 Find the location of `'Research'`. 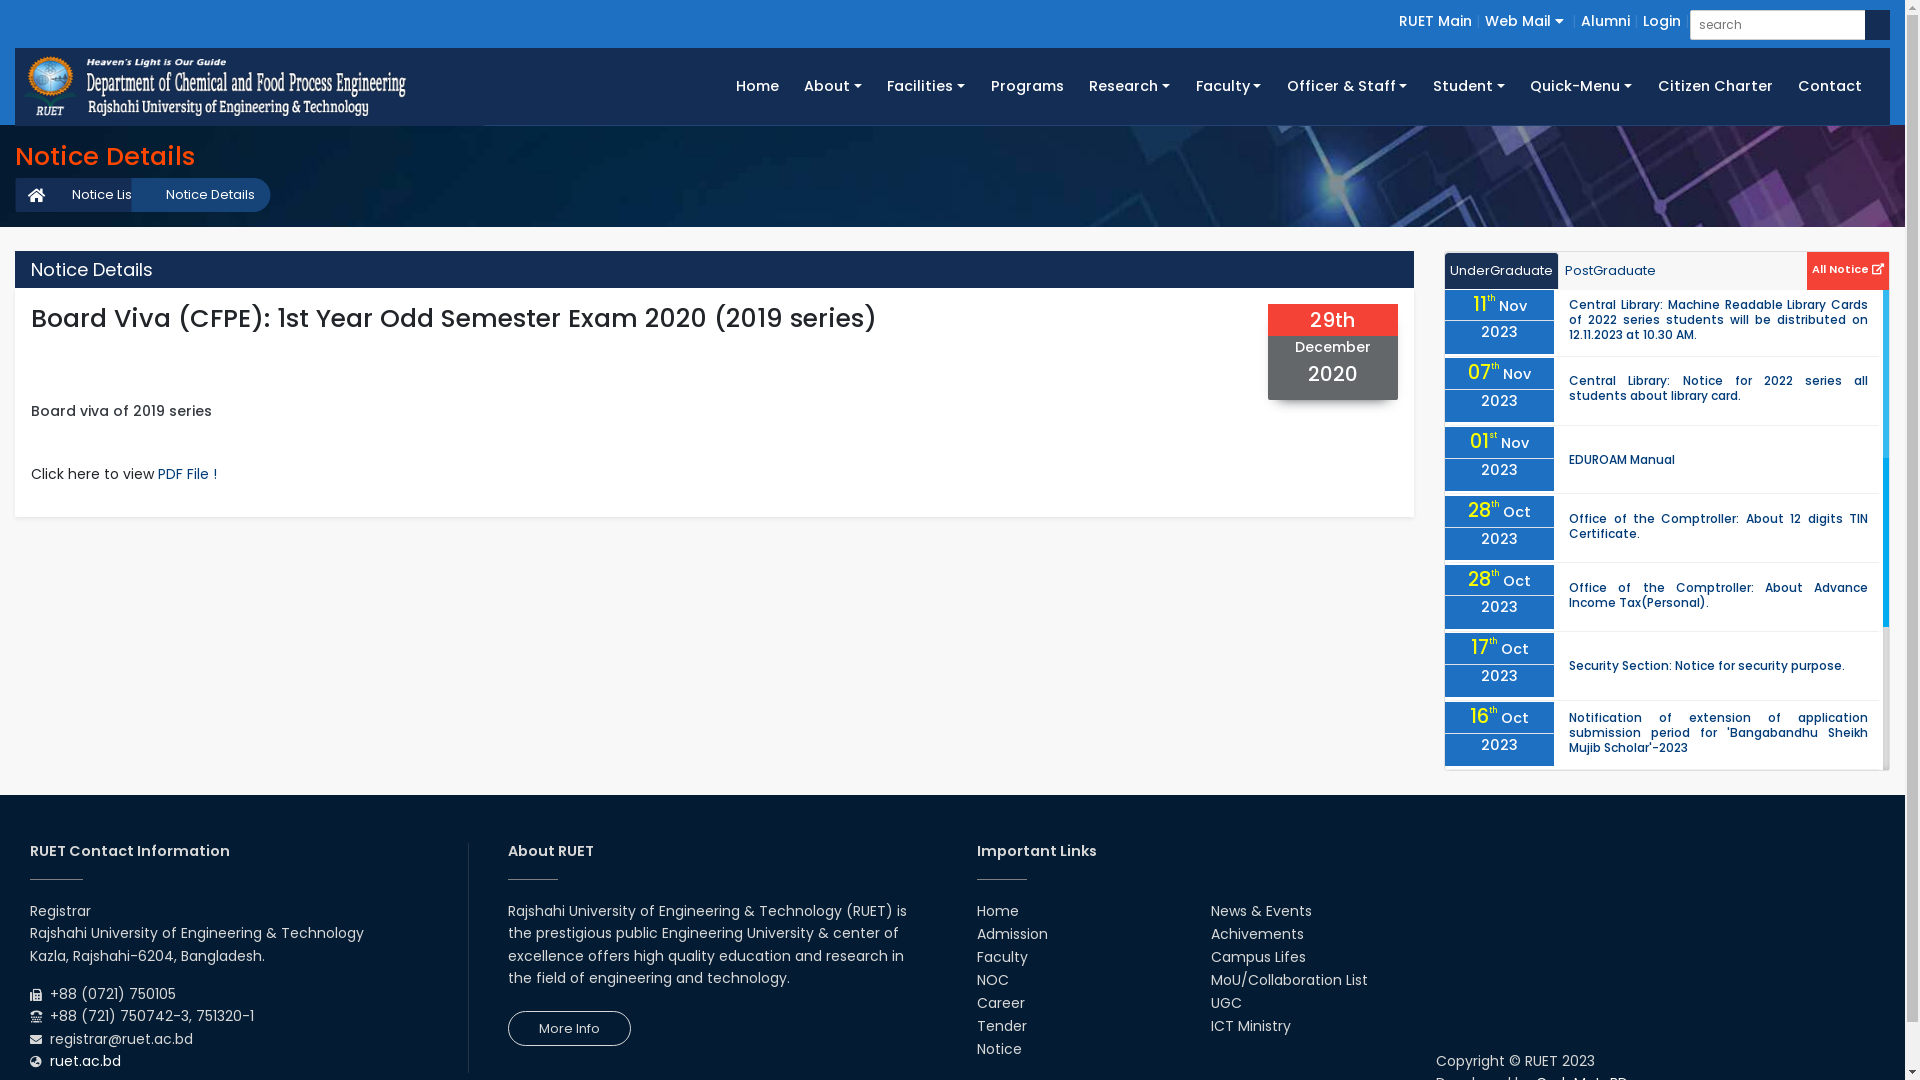

'Research' is located at coordinates (1074, 85).